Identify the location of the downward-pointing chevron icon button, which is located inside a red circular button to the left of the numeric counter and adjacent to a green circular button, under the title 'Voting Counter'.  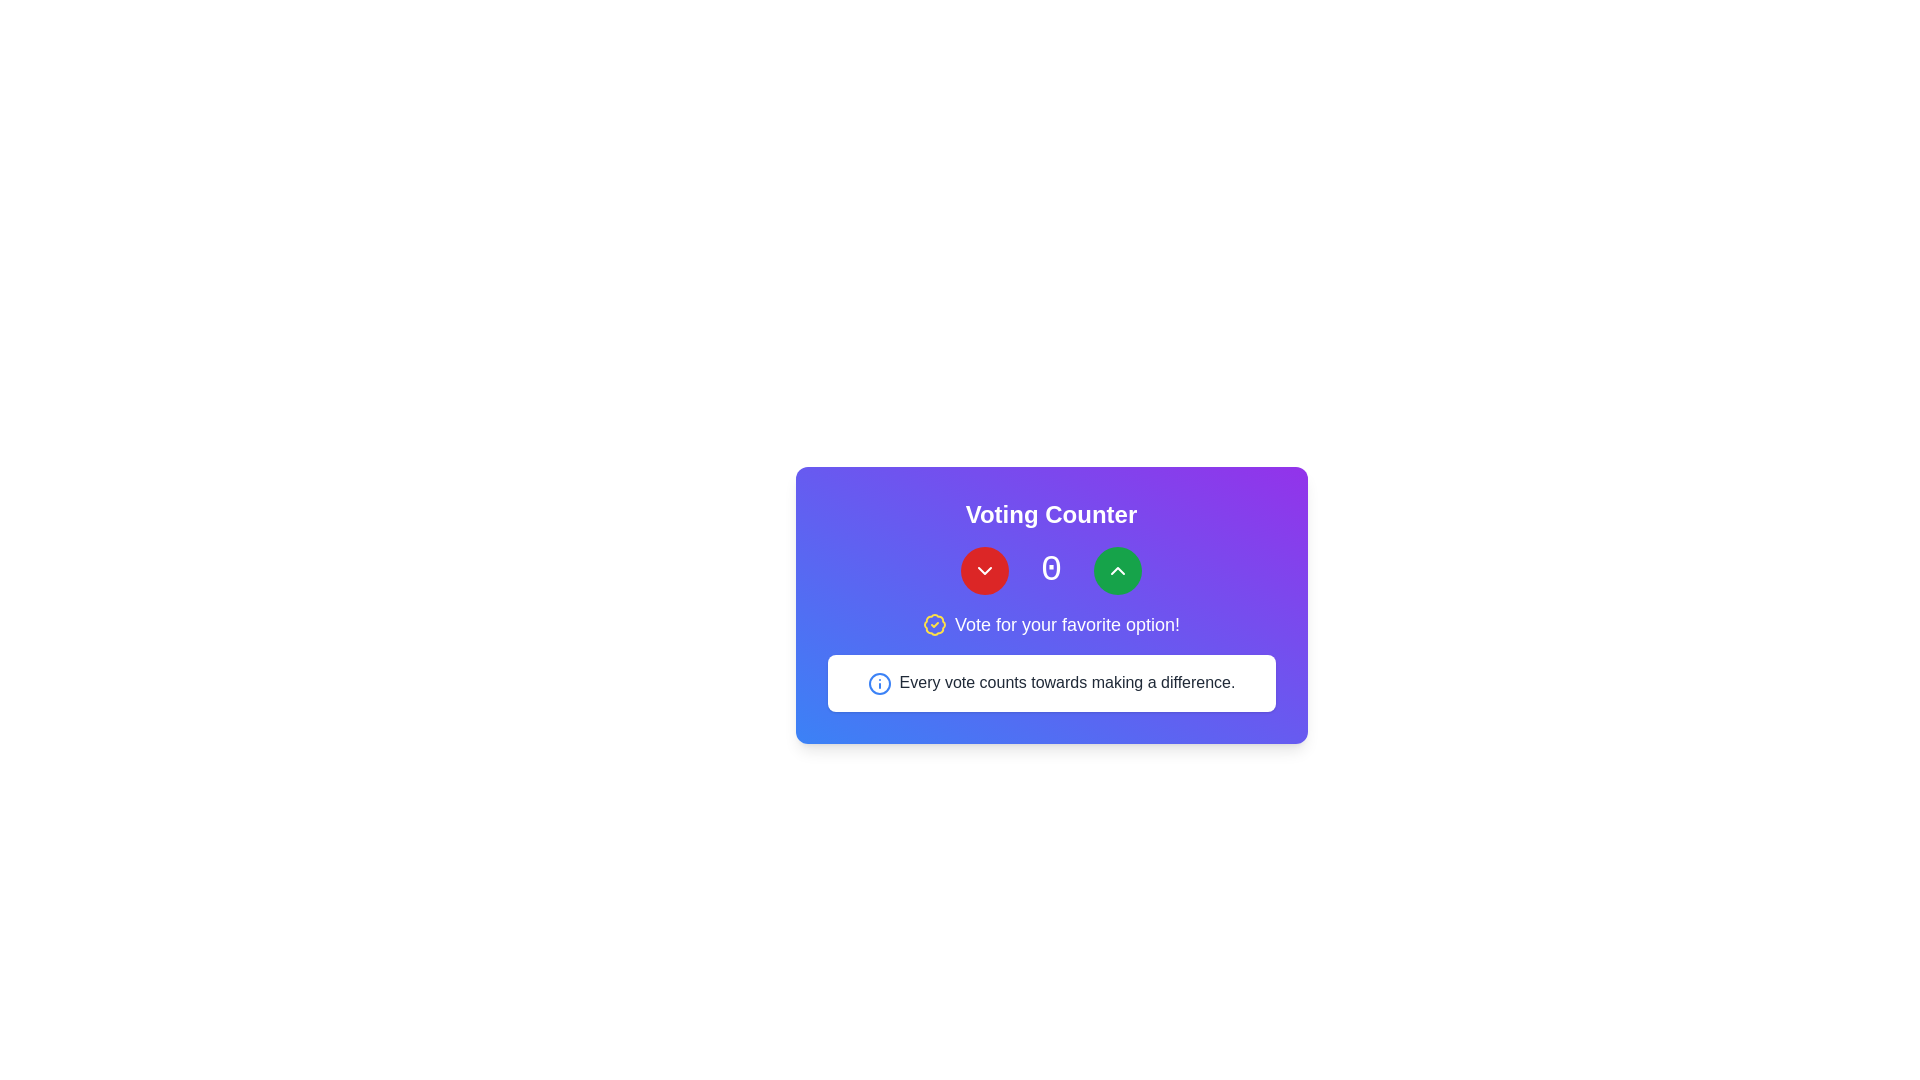
(984, 570).